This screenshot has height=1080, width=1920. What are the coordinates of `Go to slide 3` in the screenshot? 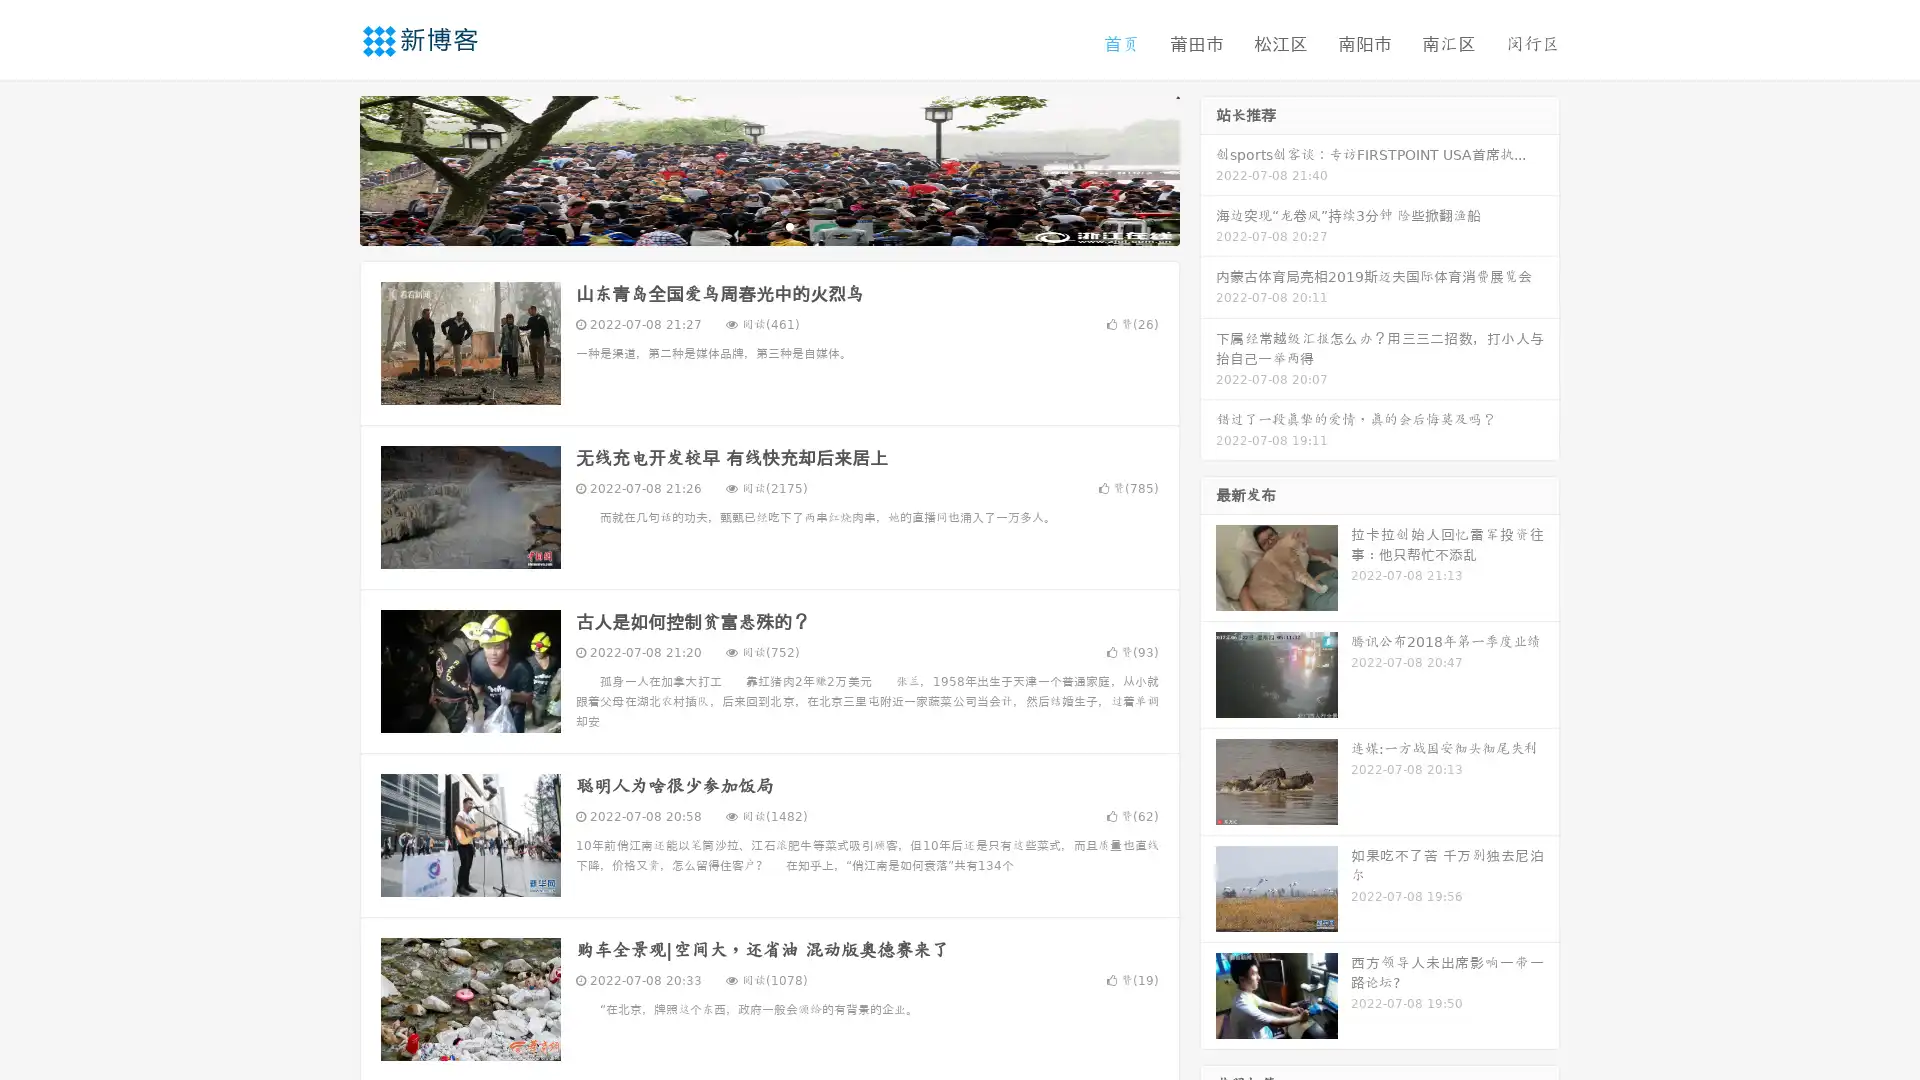 It's located at (789, 225).